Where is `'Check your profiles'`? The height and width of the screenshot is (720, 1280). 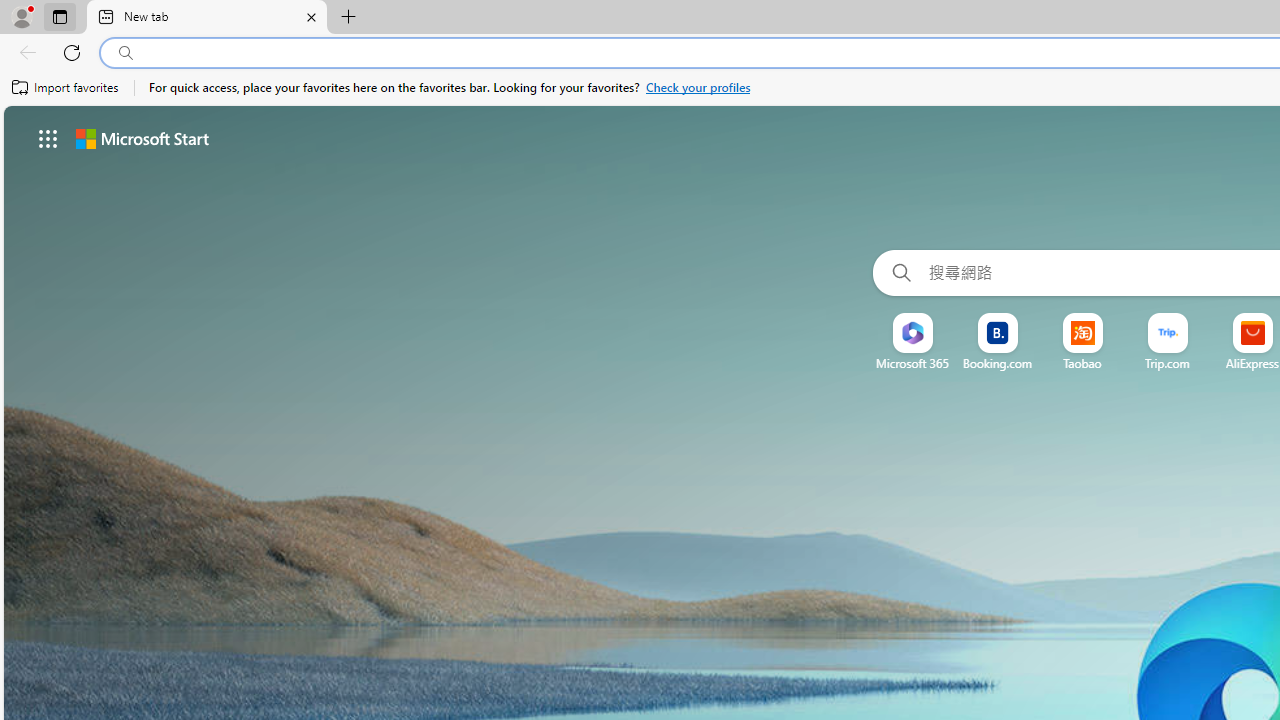 'Check your profiles' is located at coordinates (698, 87).